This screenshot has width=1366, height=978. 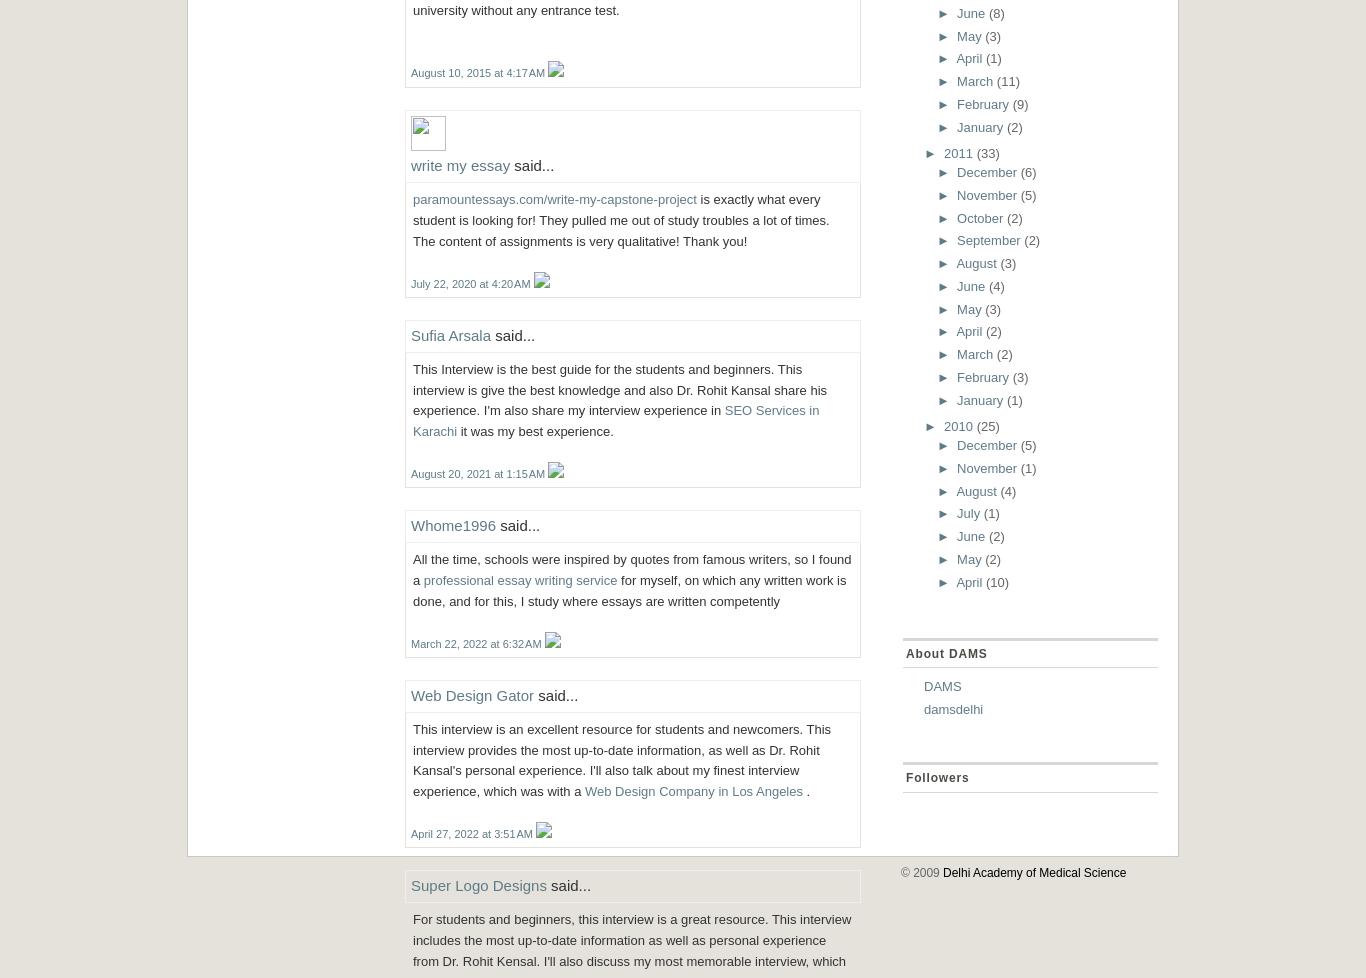 What do you see at coordinates (628, 590) in the screenshot?
I see `'for myself, on which any written work is done, and for this, I study where essays are written competently'` at bounding box center [628, 590].